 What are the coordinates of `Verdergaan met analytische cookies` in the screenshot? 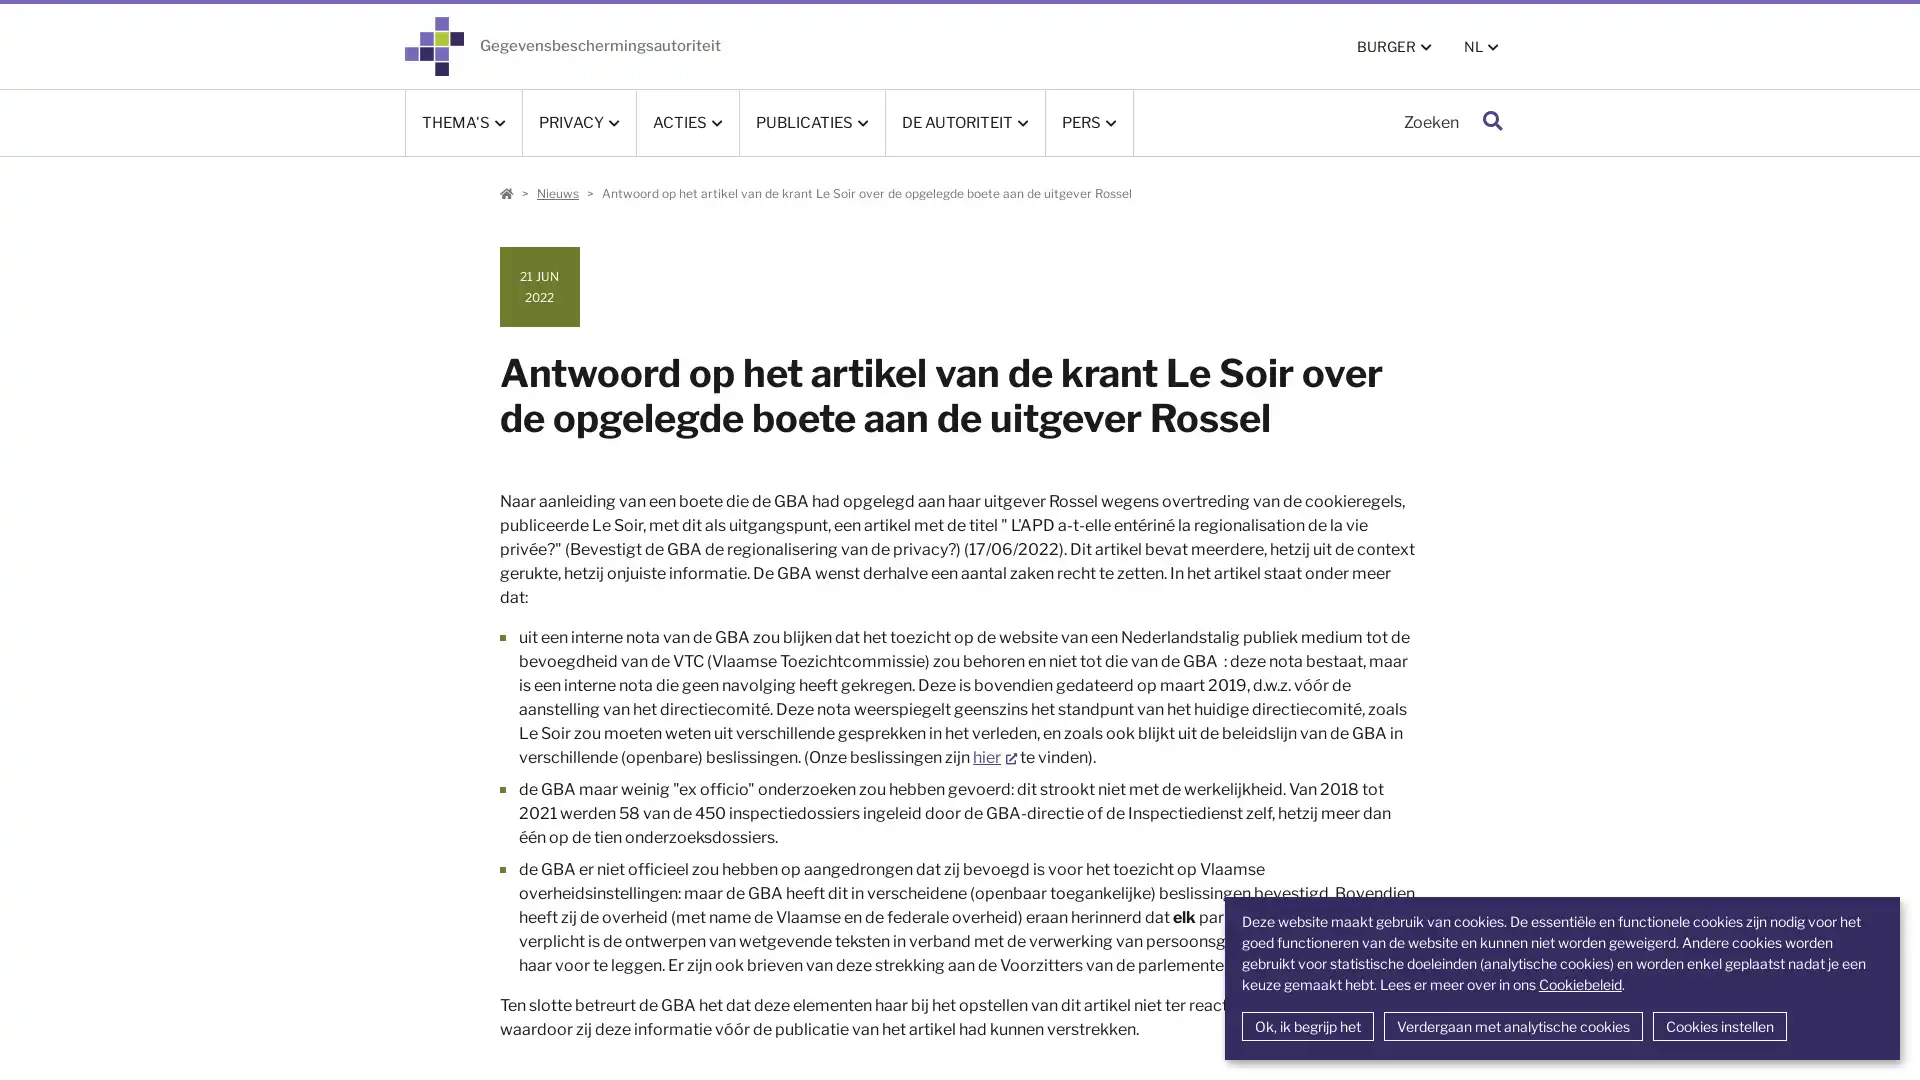 It's located at (1512, 1026).